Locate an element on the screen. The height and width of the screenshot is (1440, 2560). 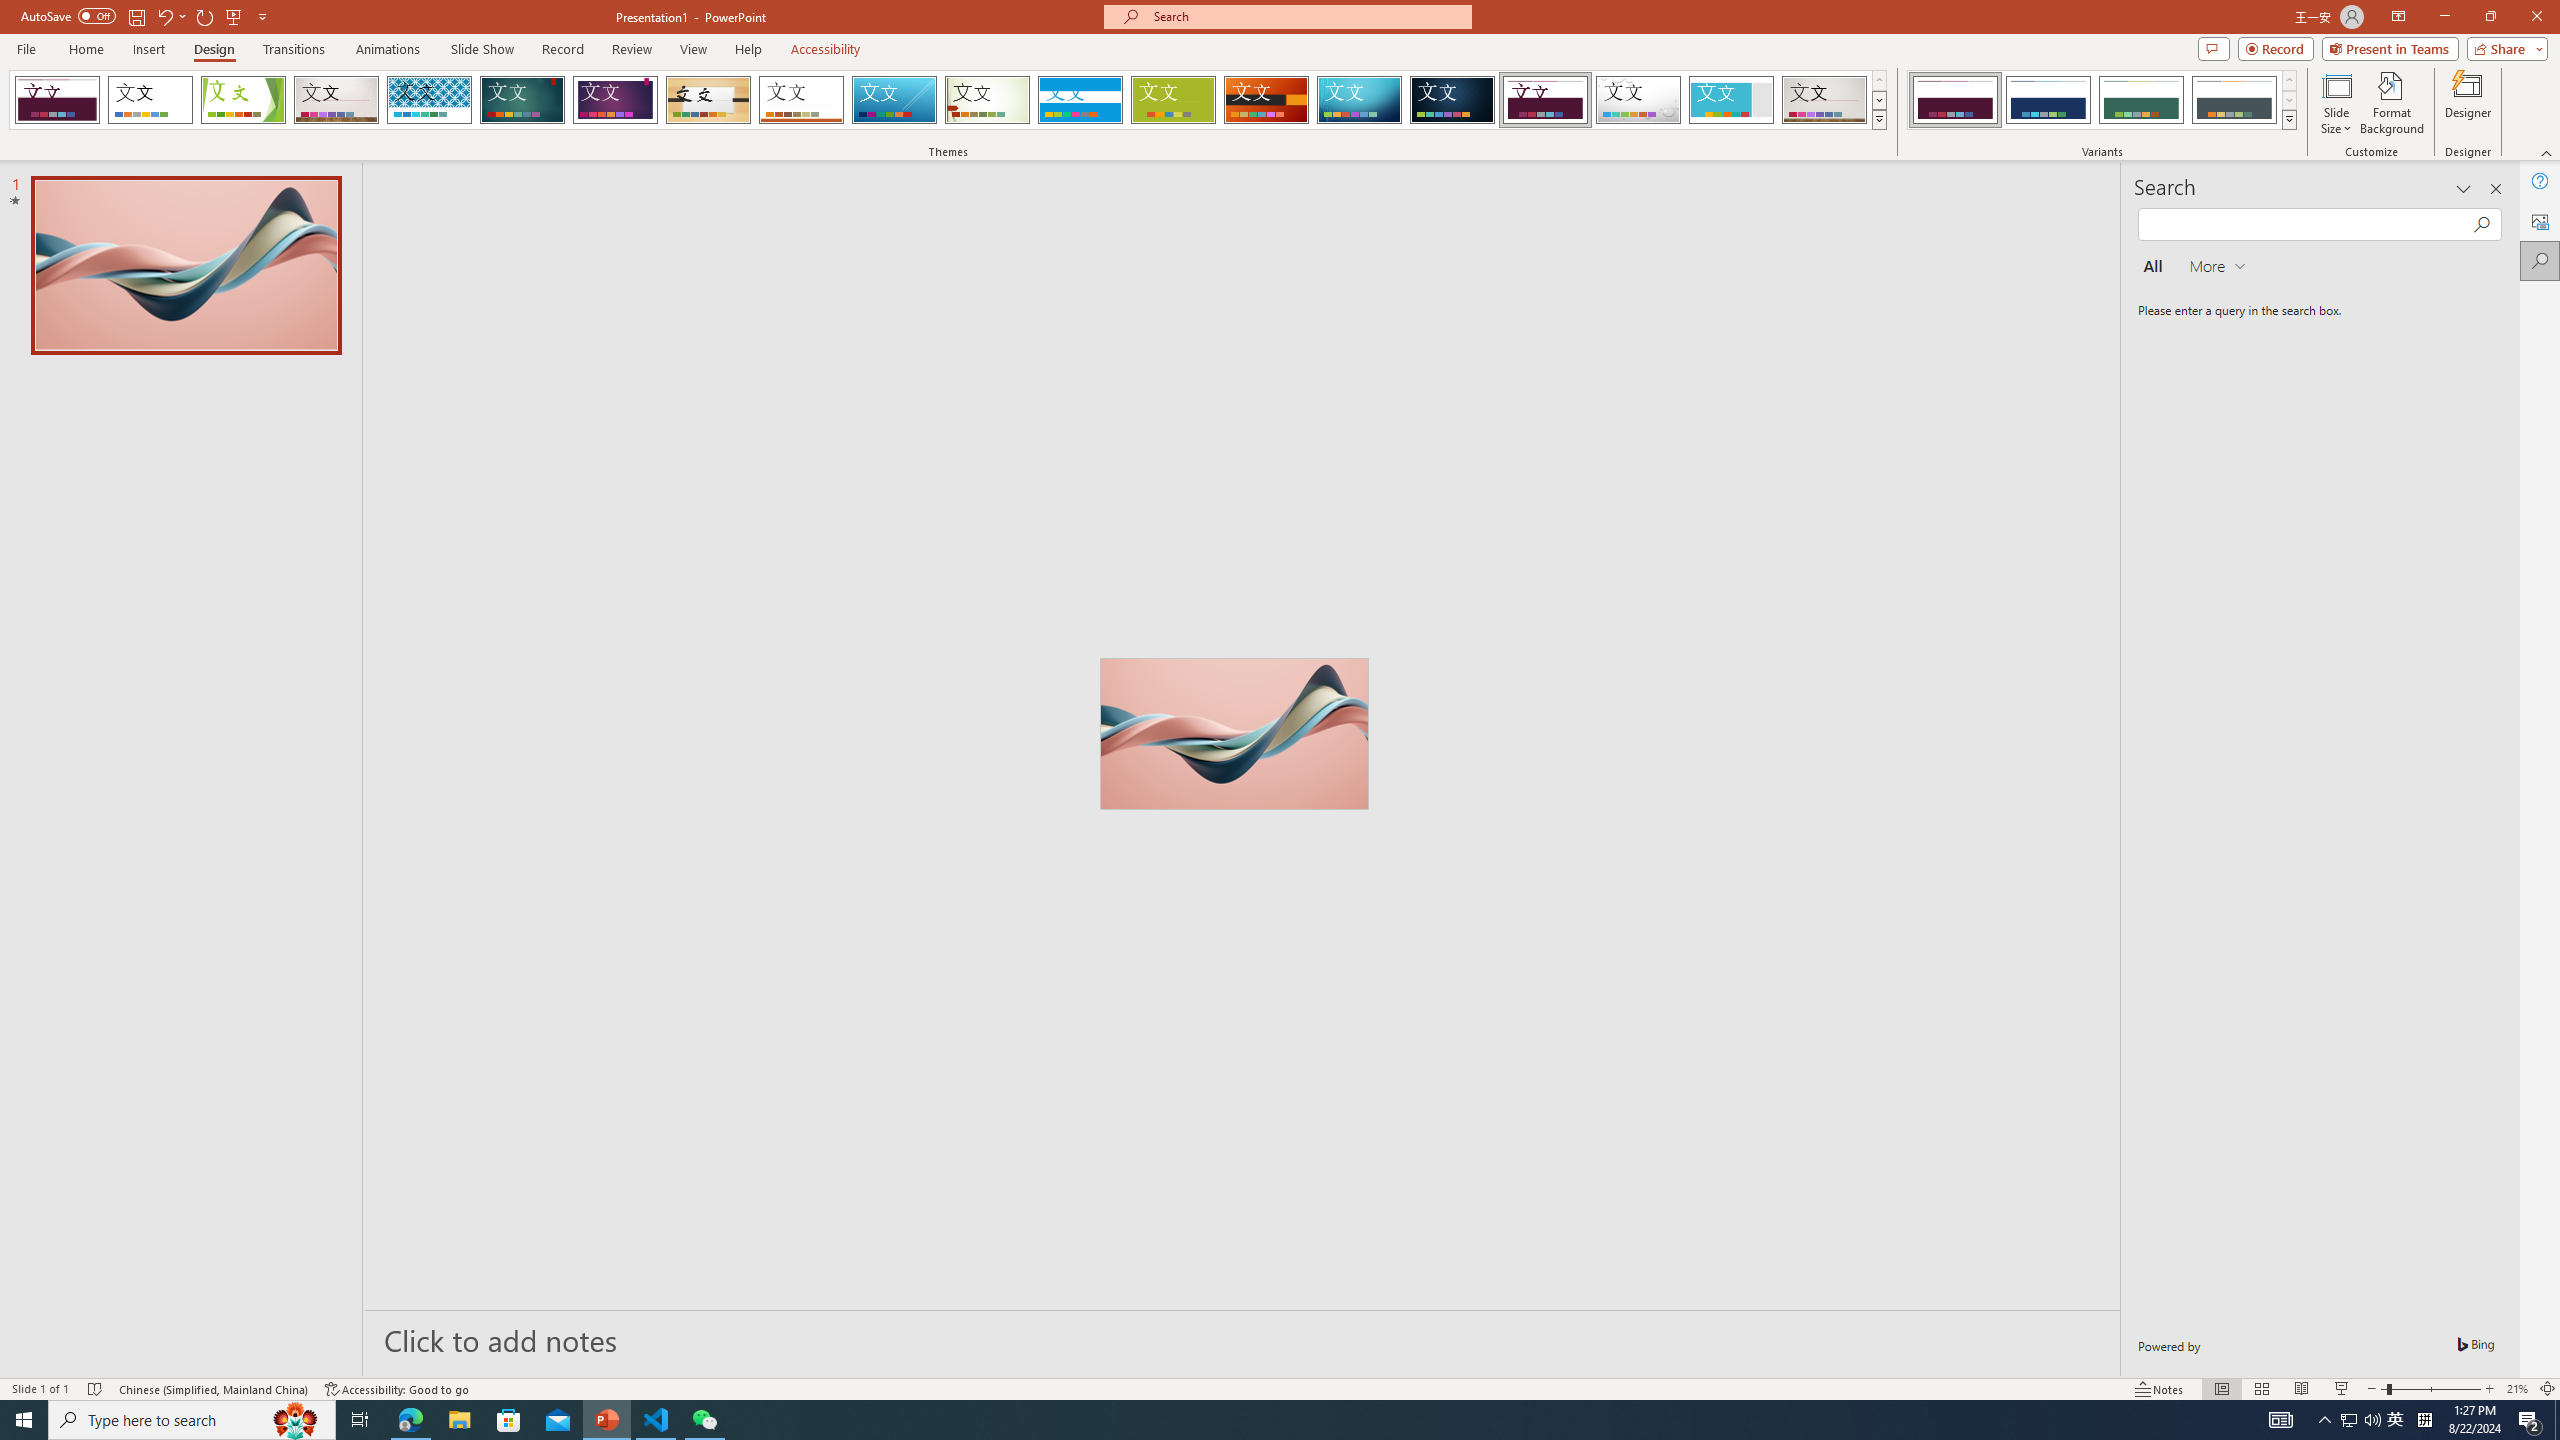
'Berlin' is located at coordinates (1267, 99).